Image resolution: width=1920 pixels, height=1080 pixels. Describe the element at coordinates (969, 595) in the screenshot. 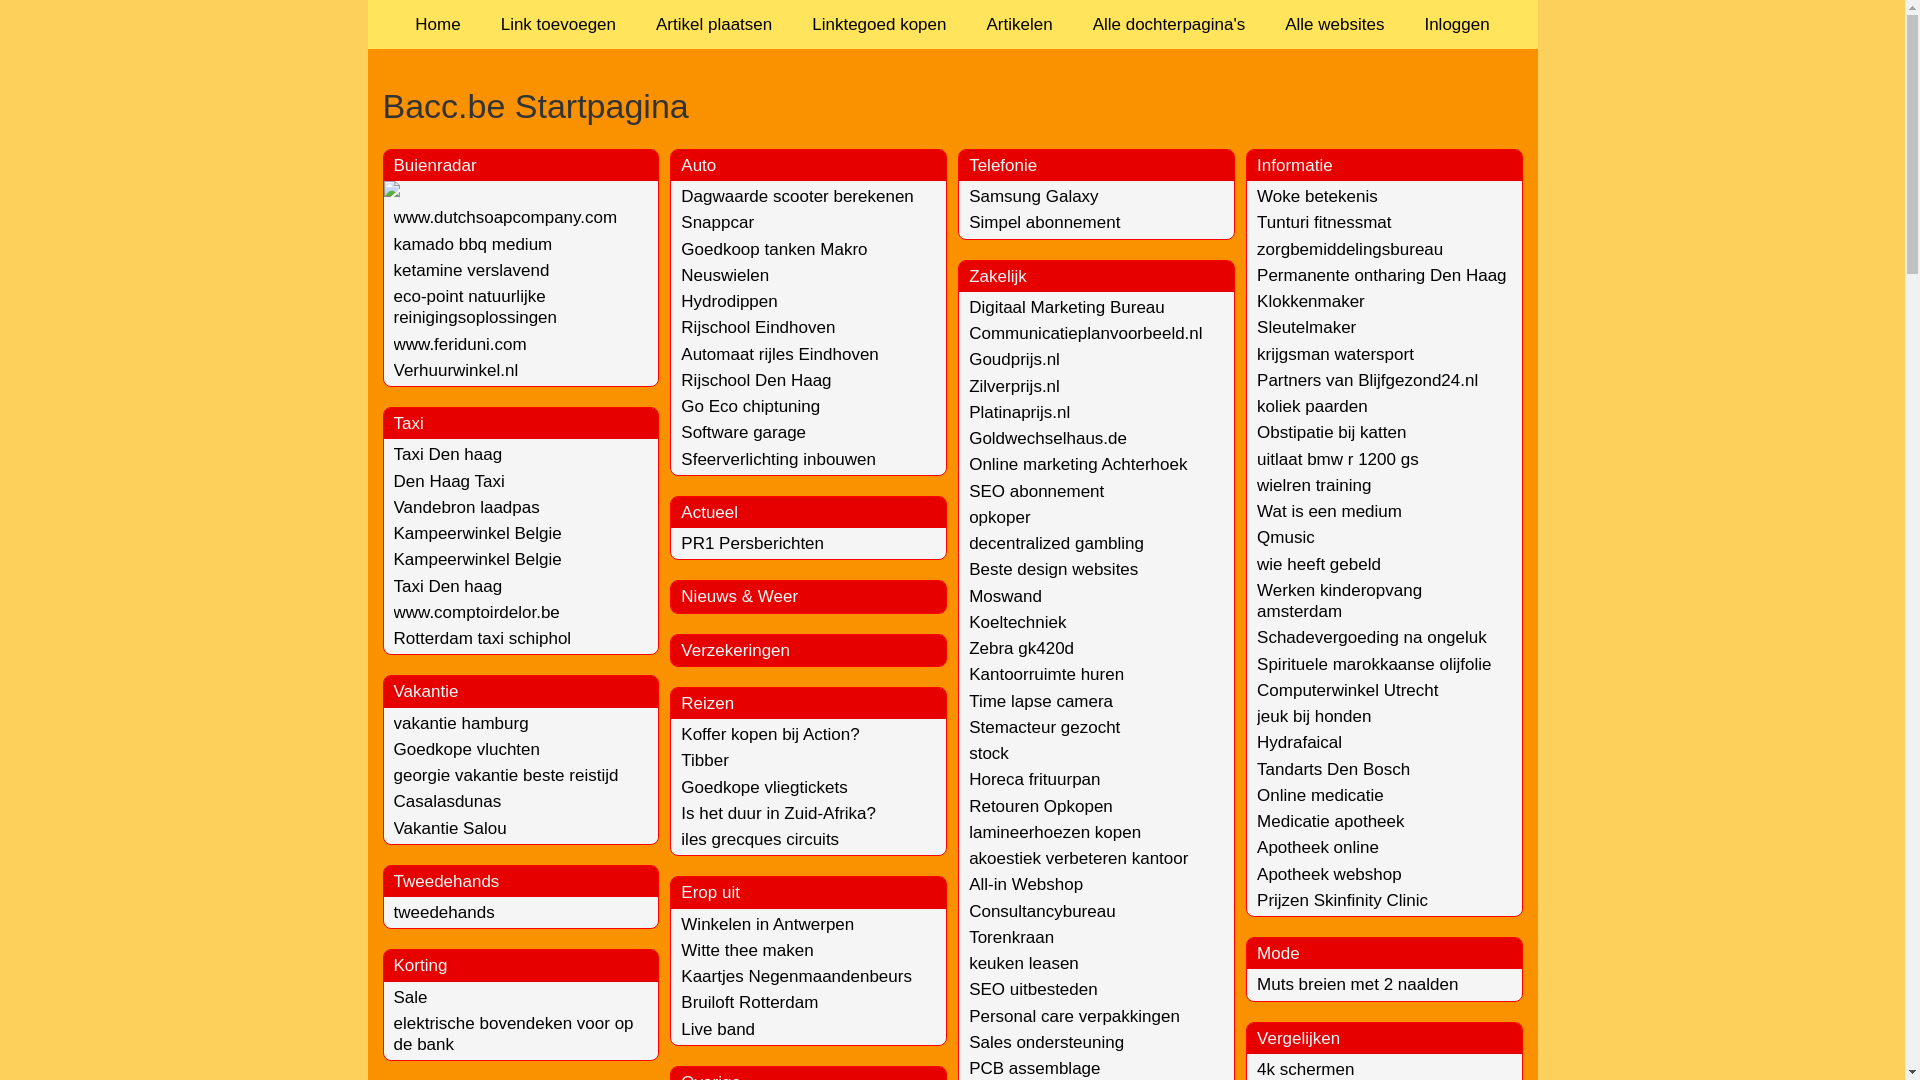

I see `'Moswand'` at that location.